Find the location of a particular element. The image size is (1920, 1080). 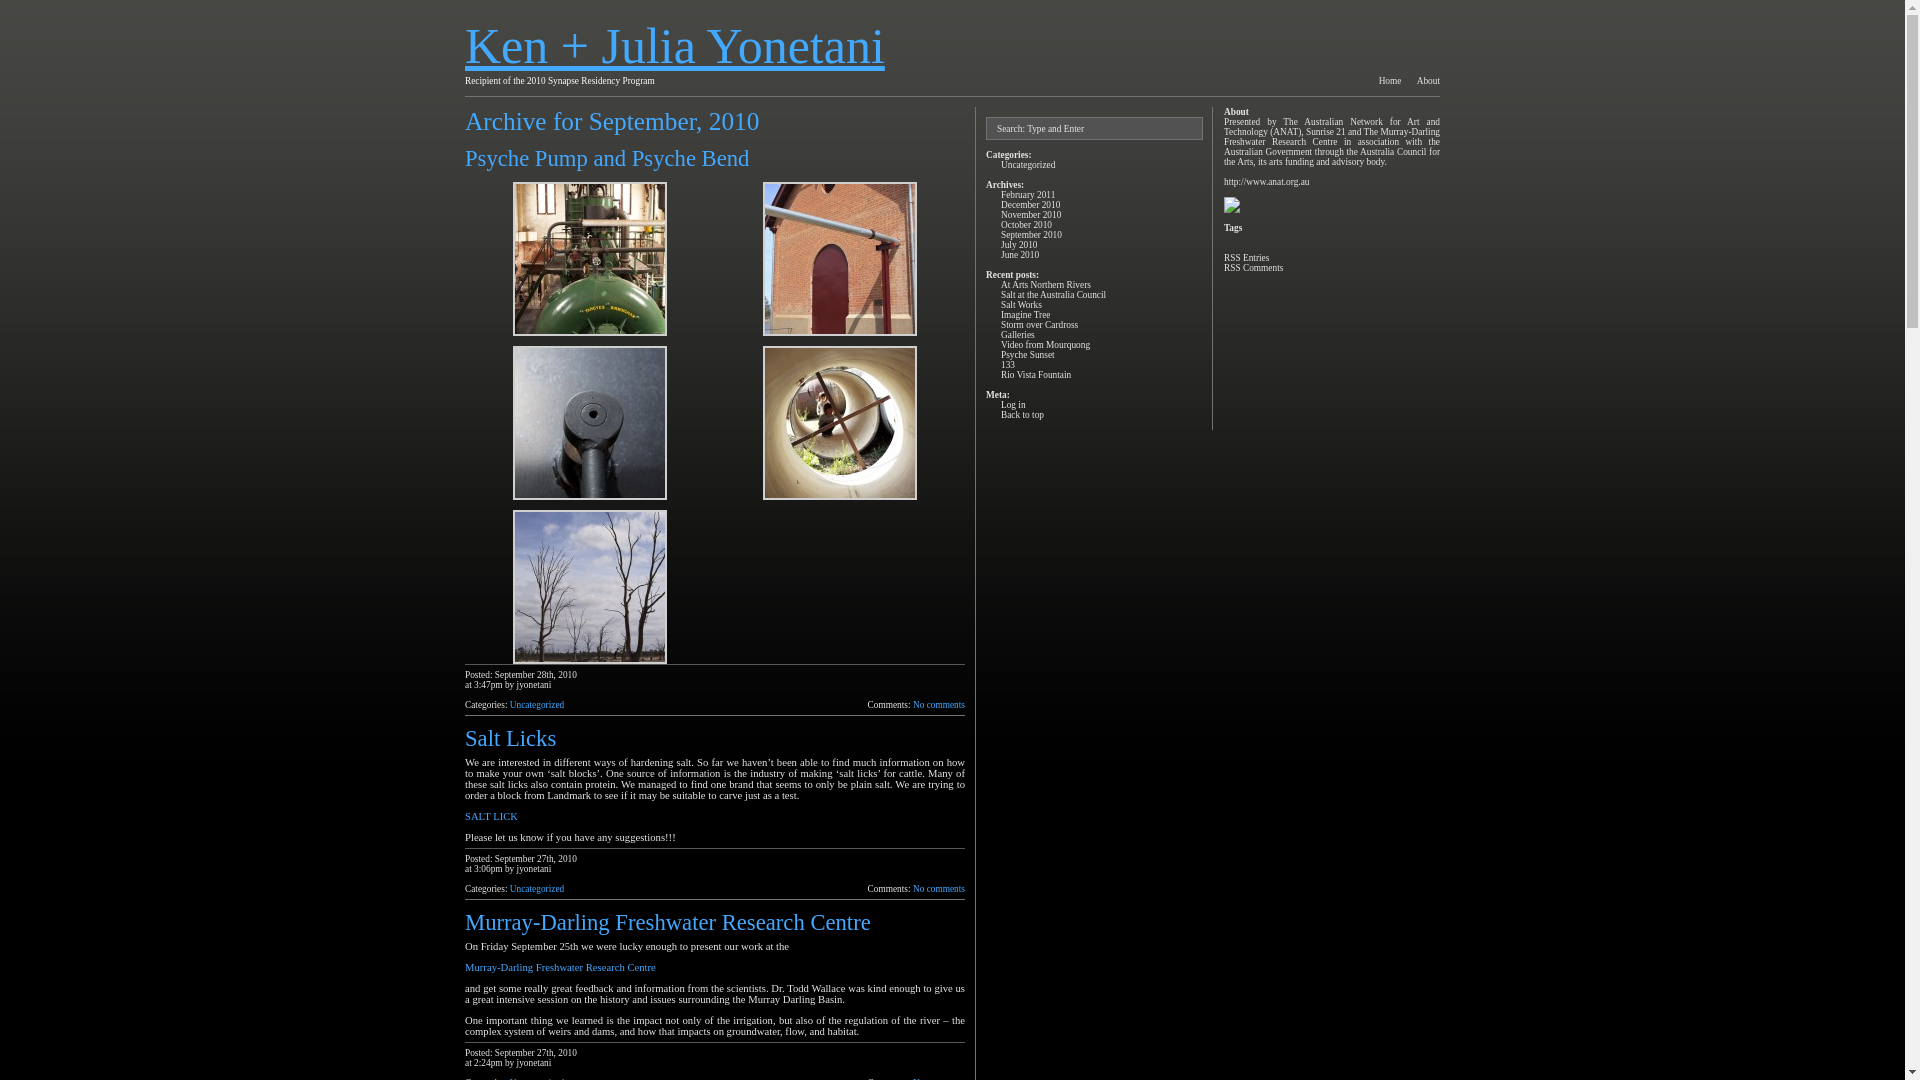

'November 2010' is located at coordinates (1001, 215).